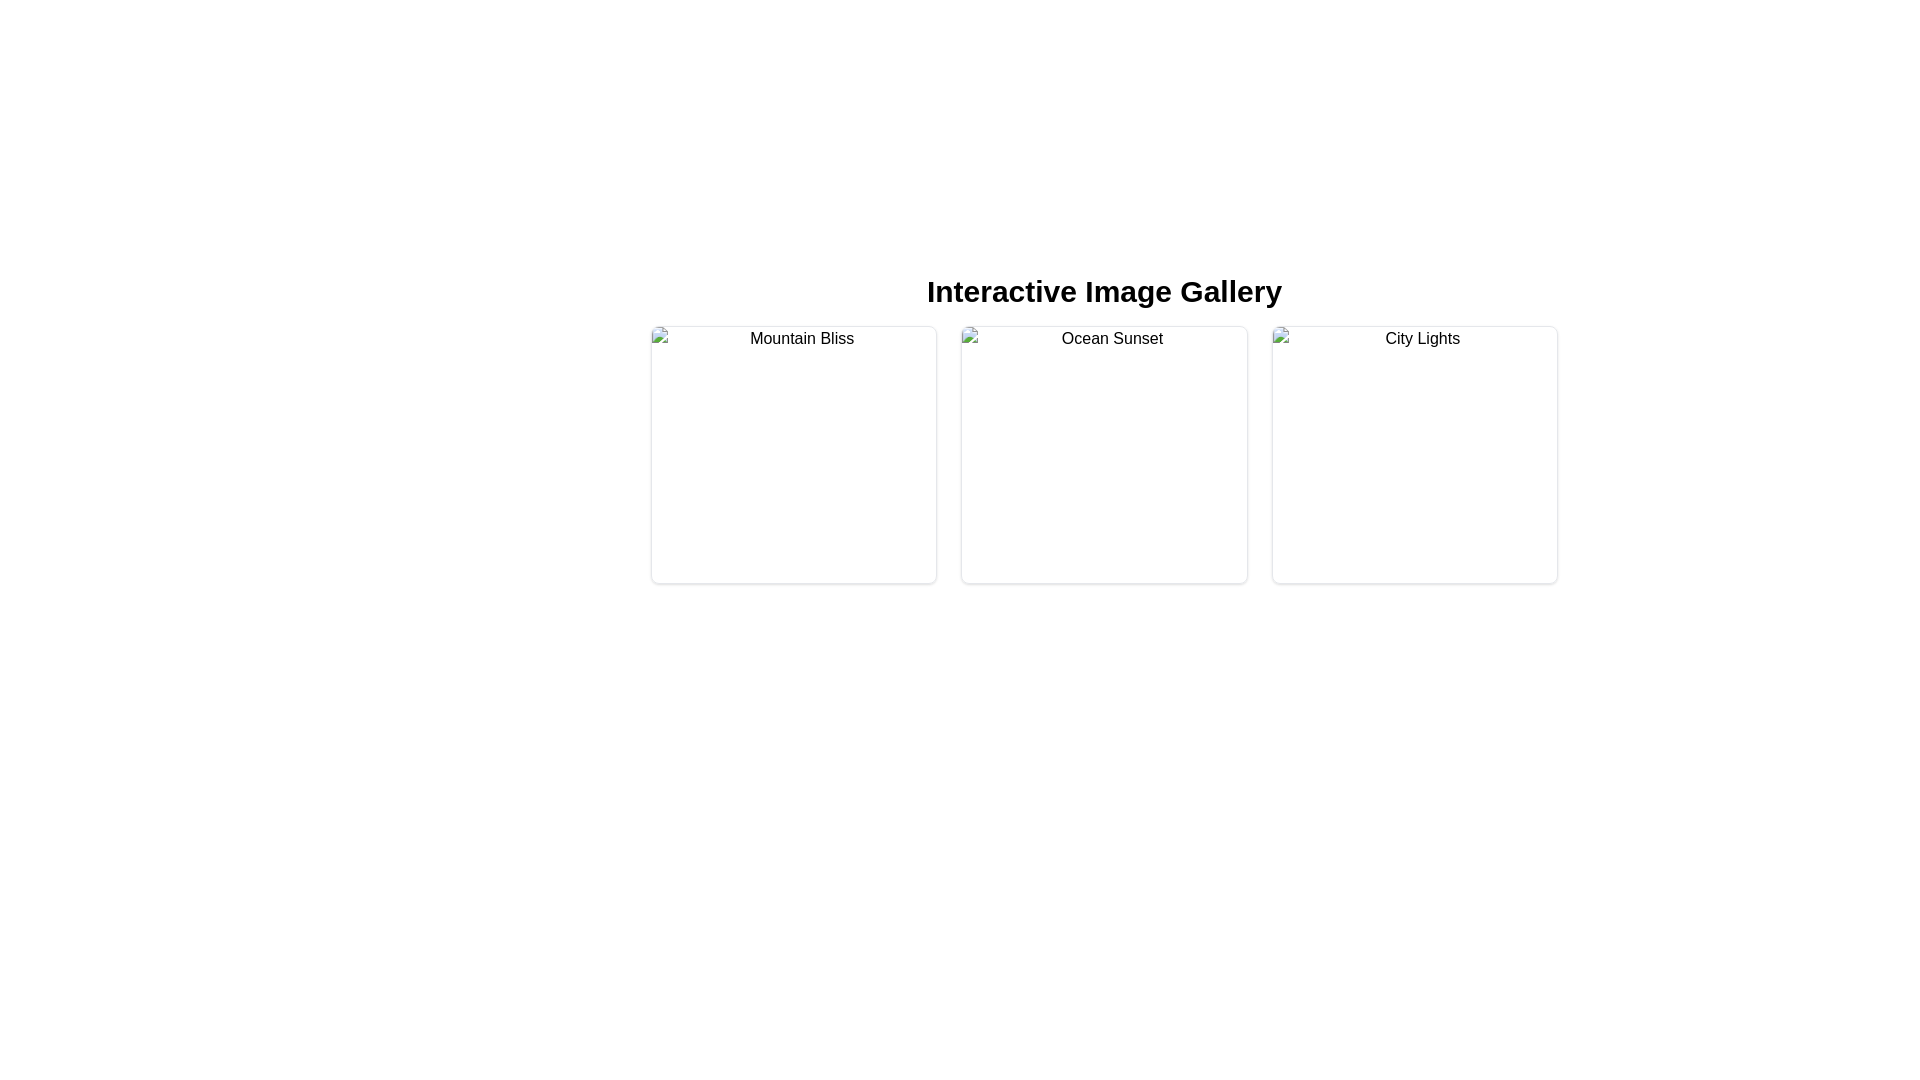 This screenshot has height=1080, width=1920. Describe the element at coordinates (1103, 455) in the screenshot. I see `the image labeled 'Ocean Sunset'` at that location.